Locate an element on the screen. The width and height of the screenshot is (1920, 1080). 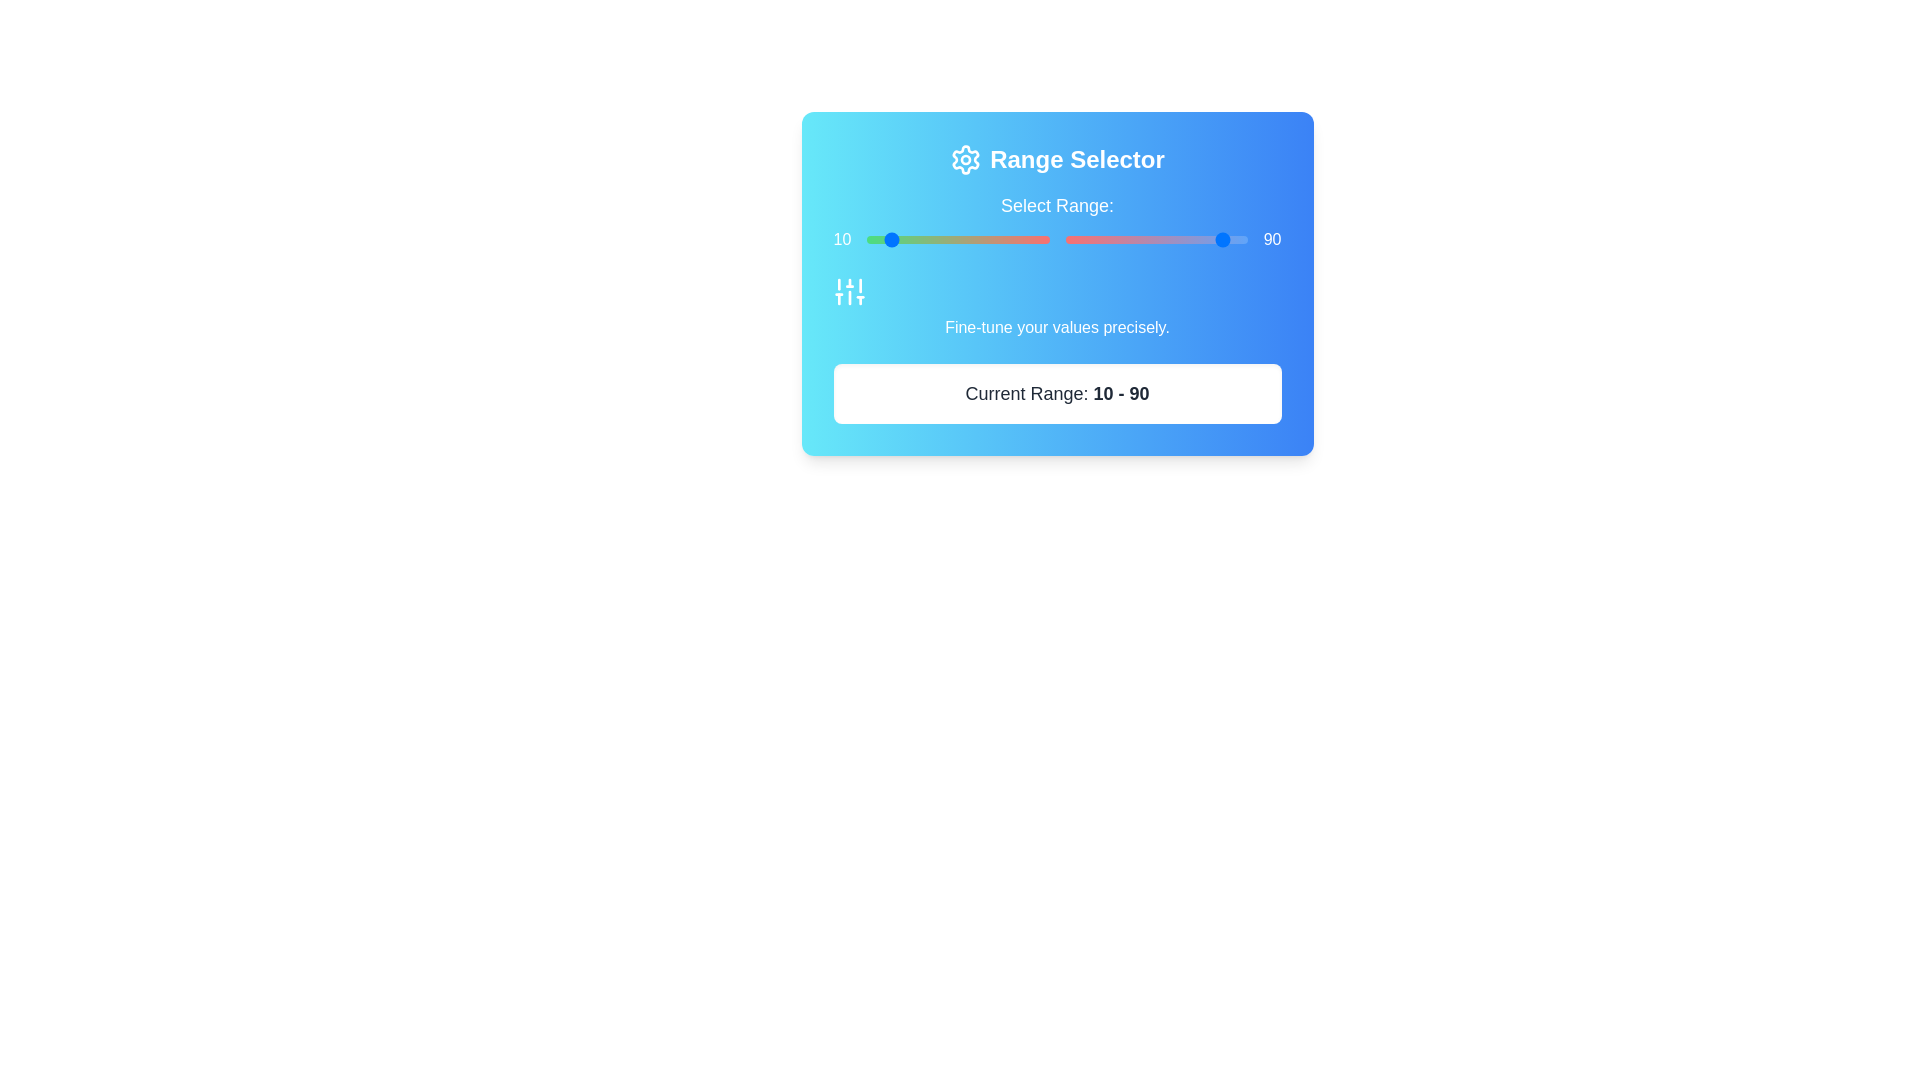
the left range slider to set the starting value to 76 is located at coordinates (1005, 238).